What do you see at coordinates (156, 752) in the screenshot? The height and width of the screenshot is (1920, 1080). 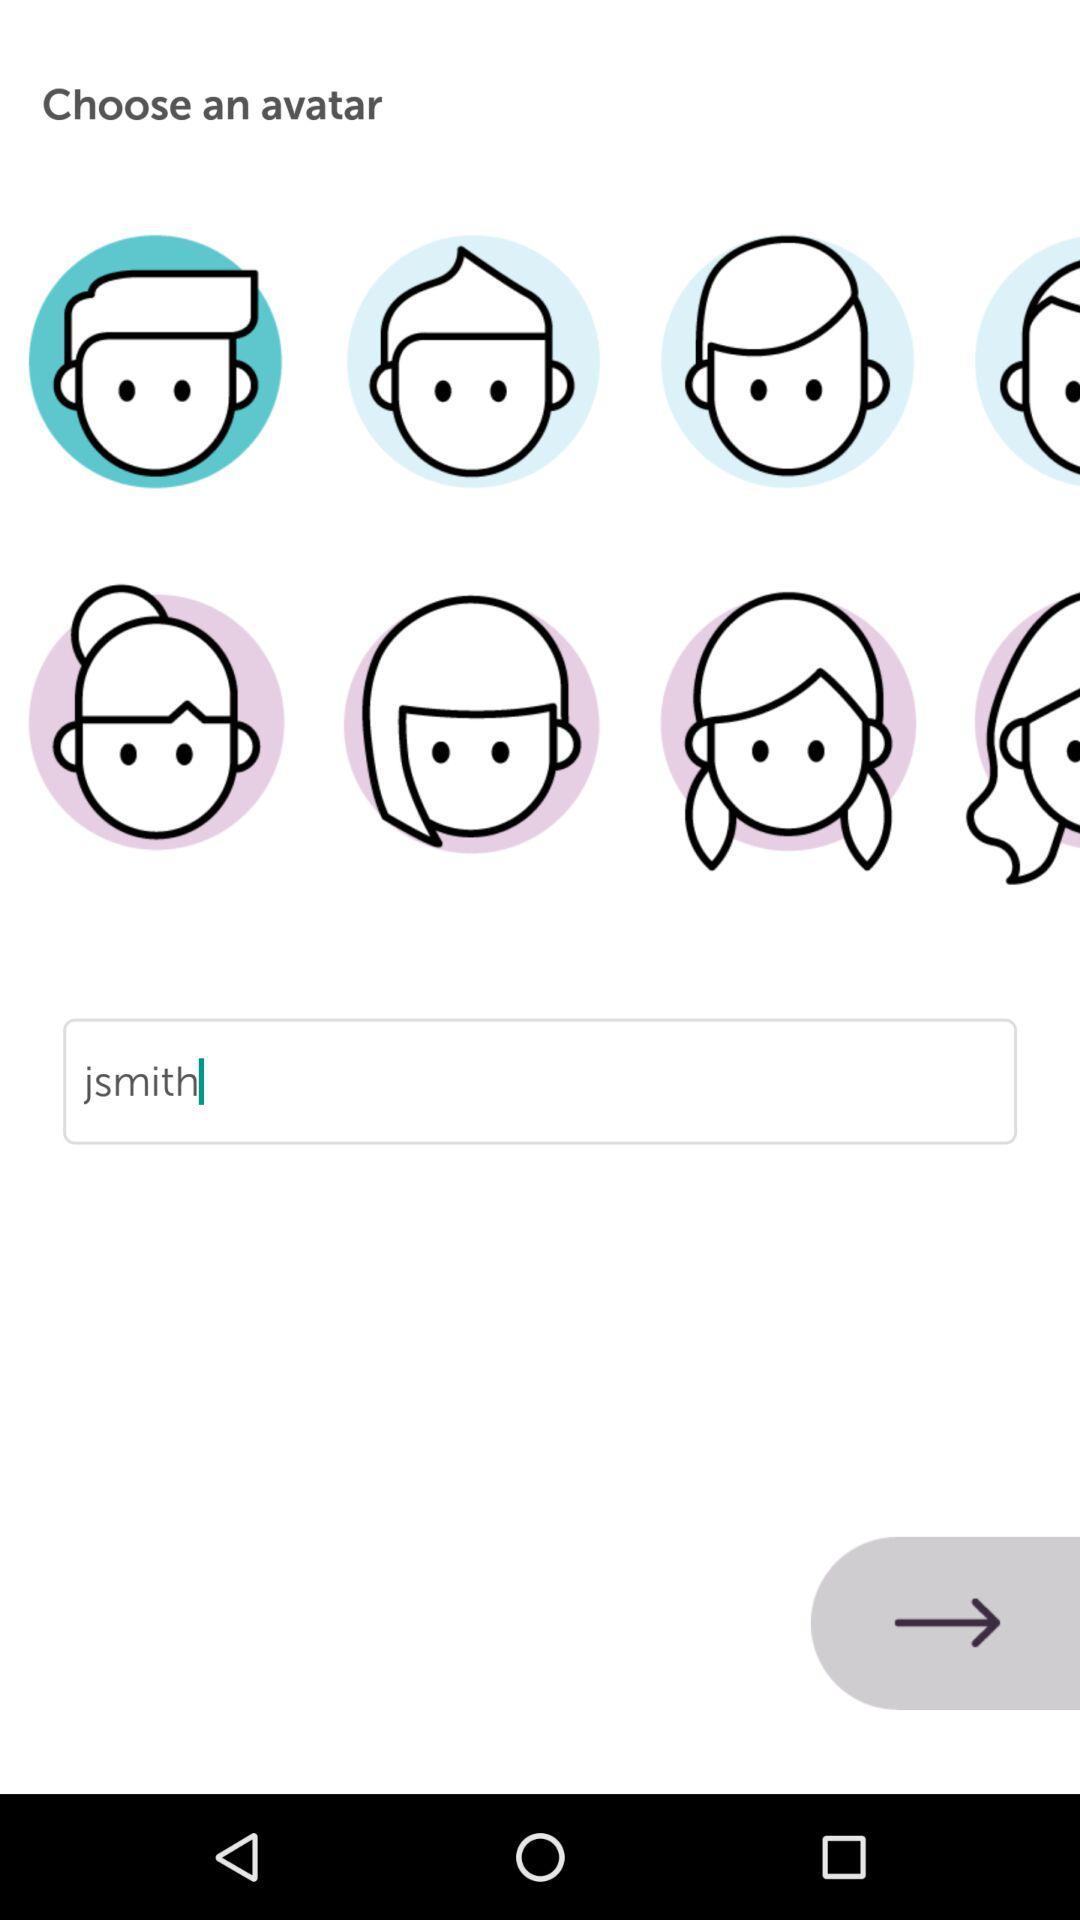 I see `face` at bounding box center [156, 752].